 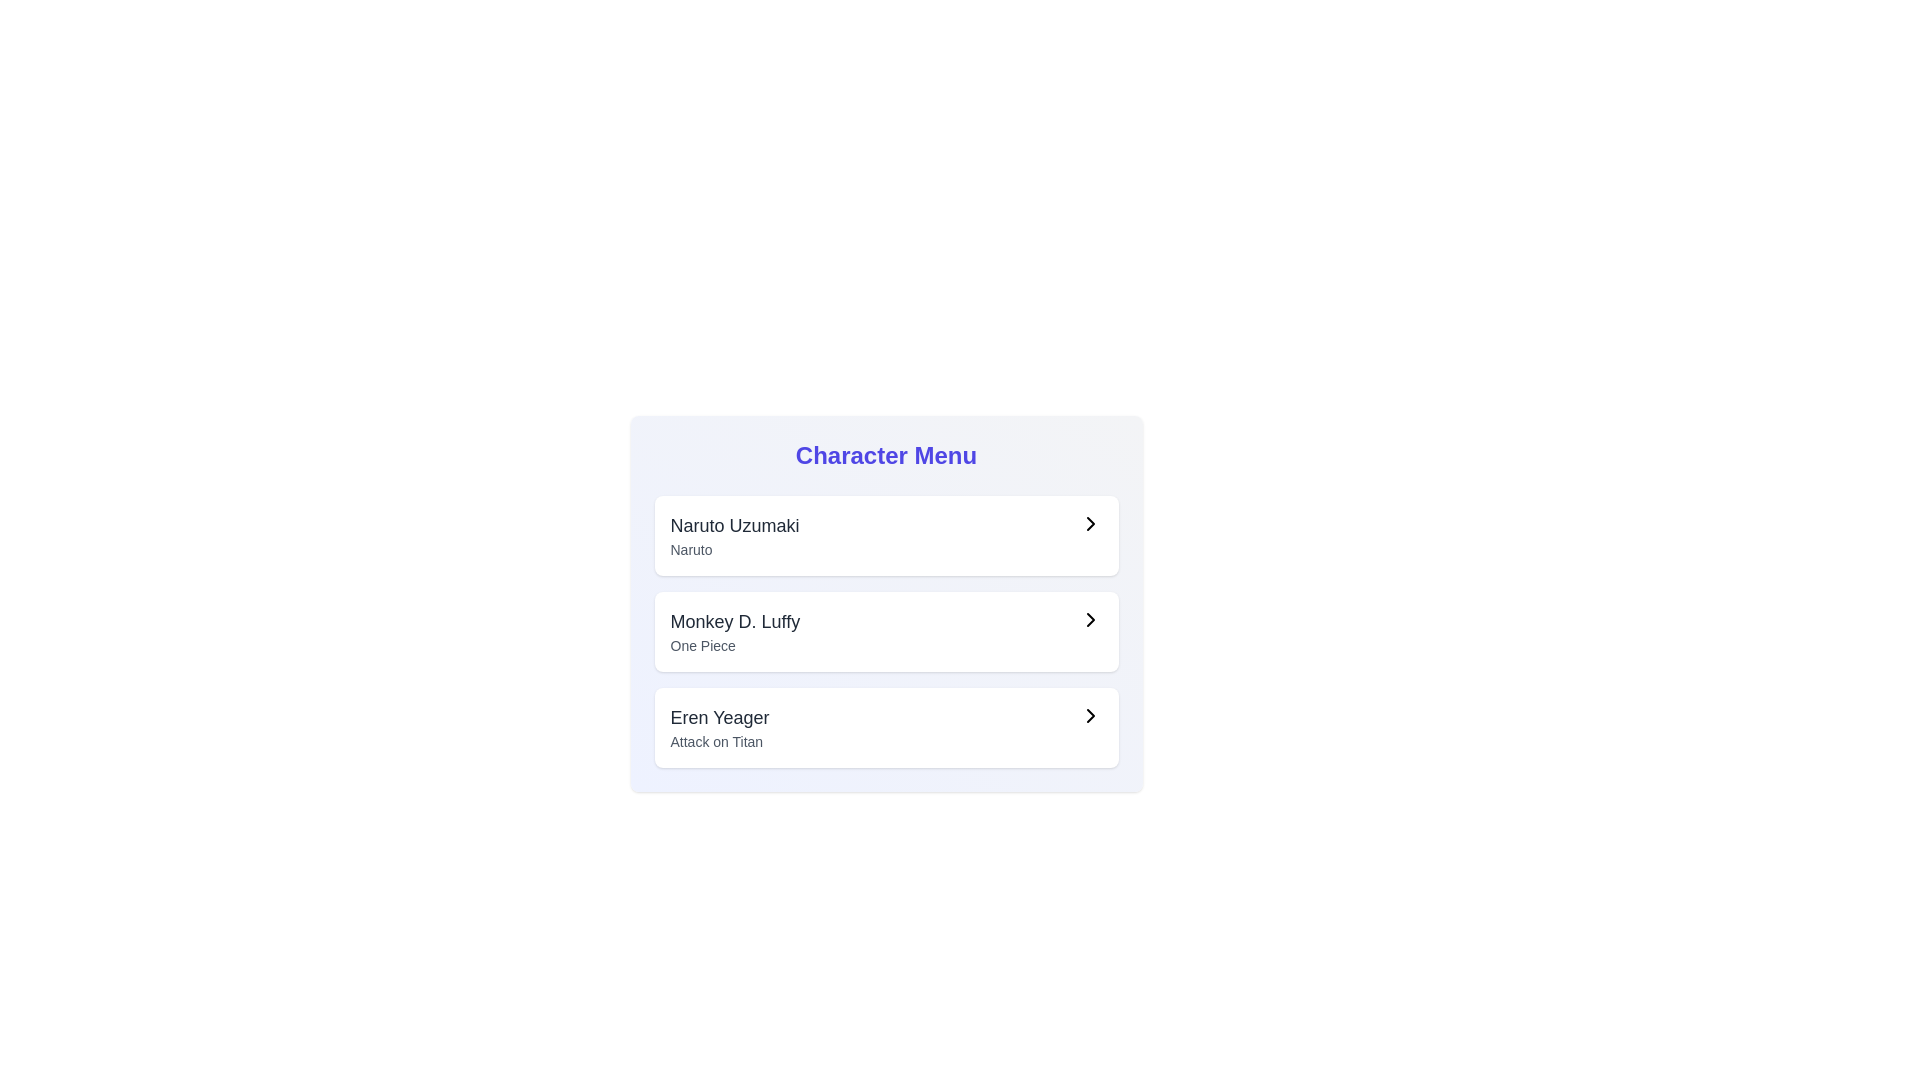 I want to click on the selectable card representing 'Monkey D. Luffy' in the Character Menu, so click(x=885, y=660).